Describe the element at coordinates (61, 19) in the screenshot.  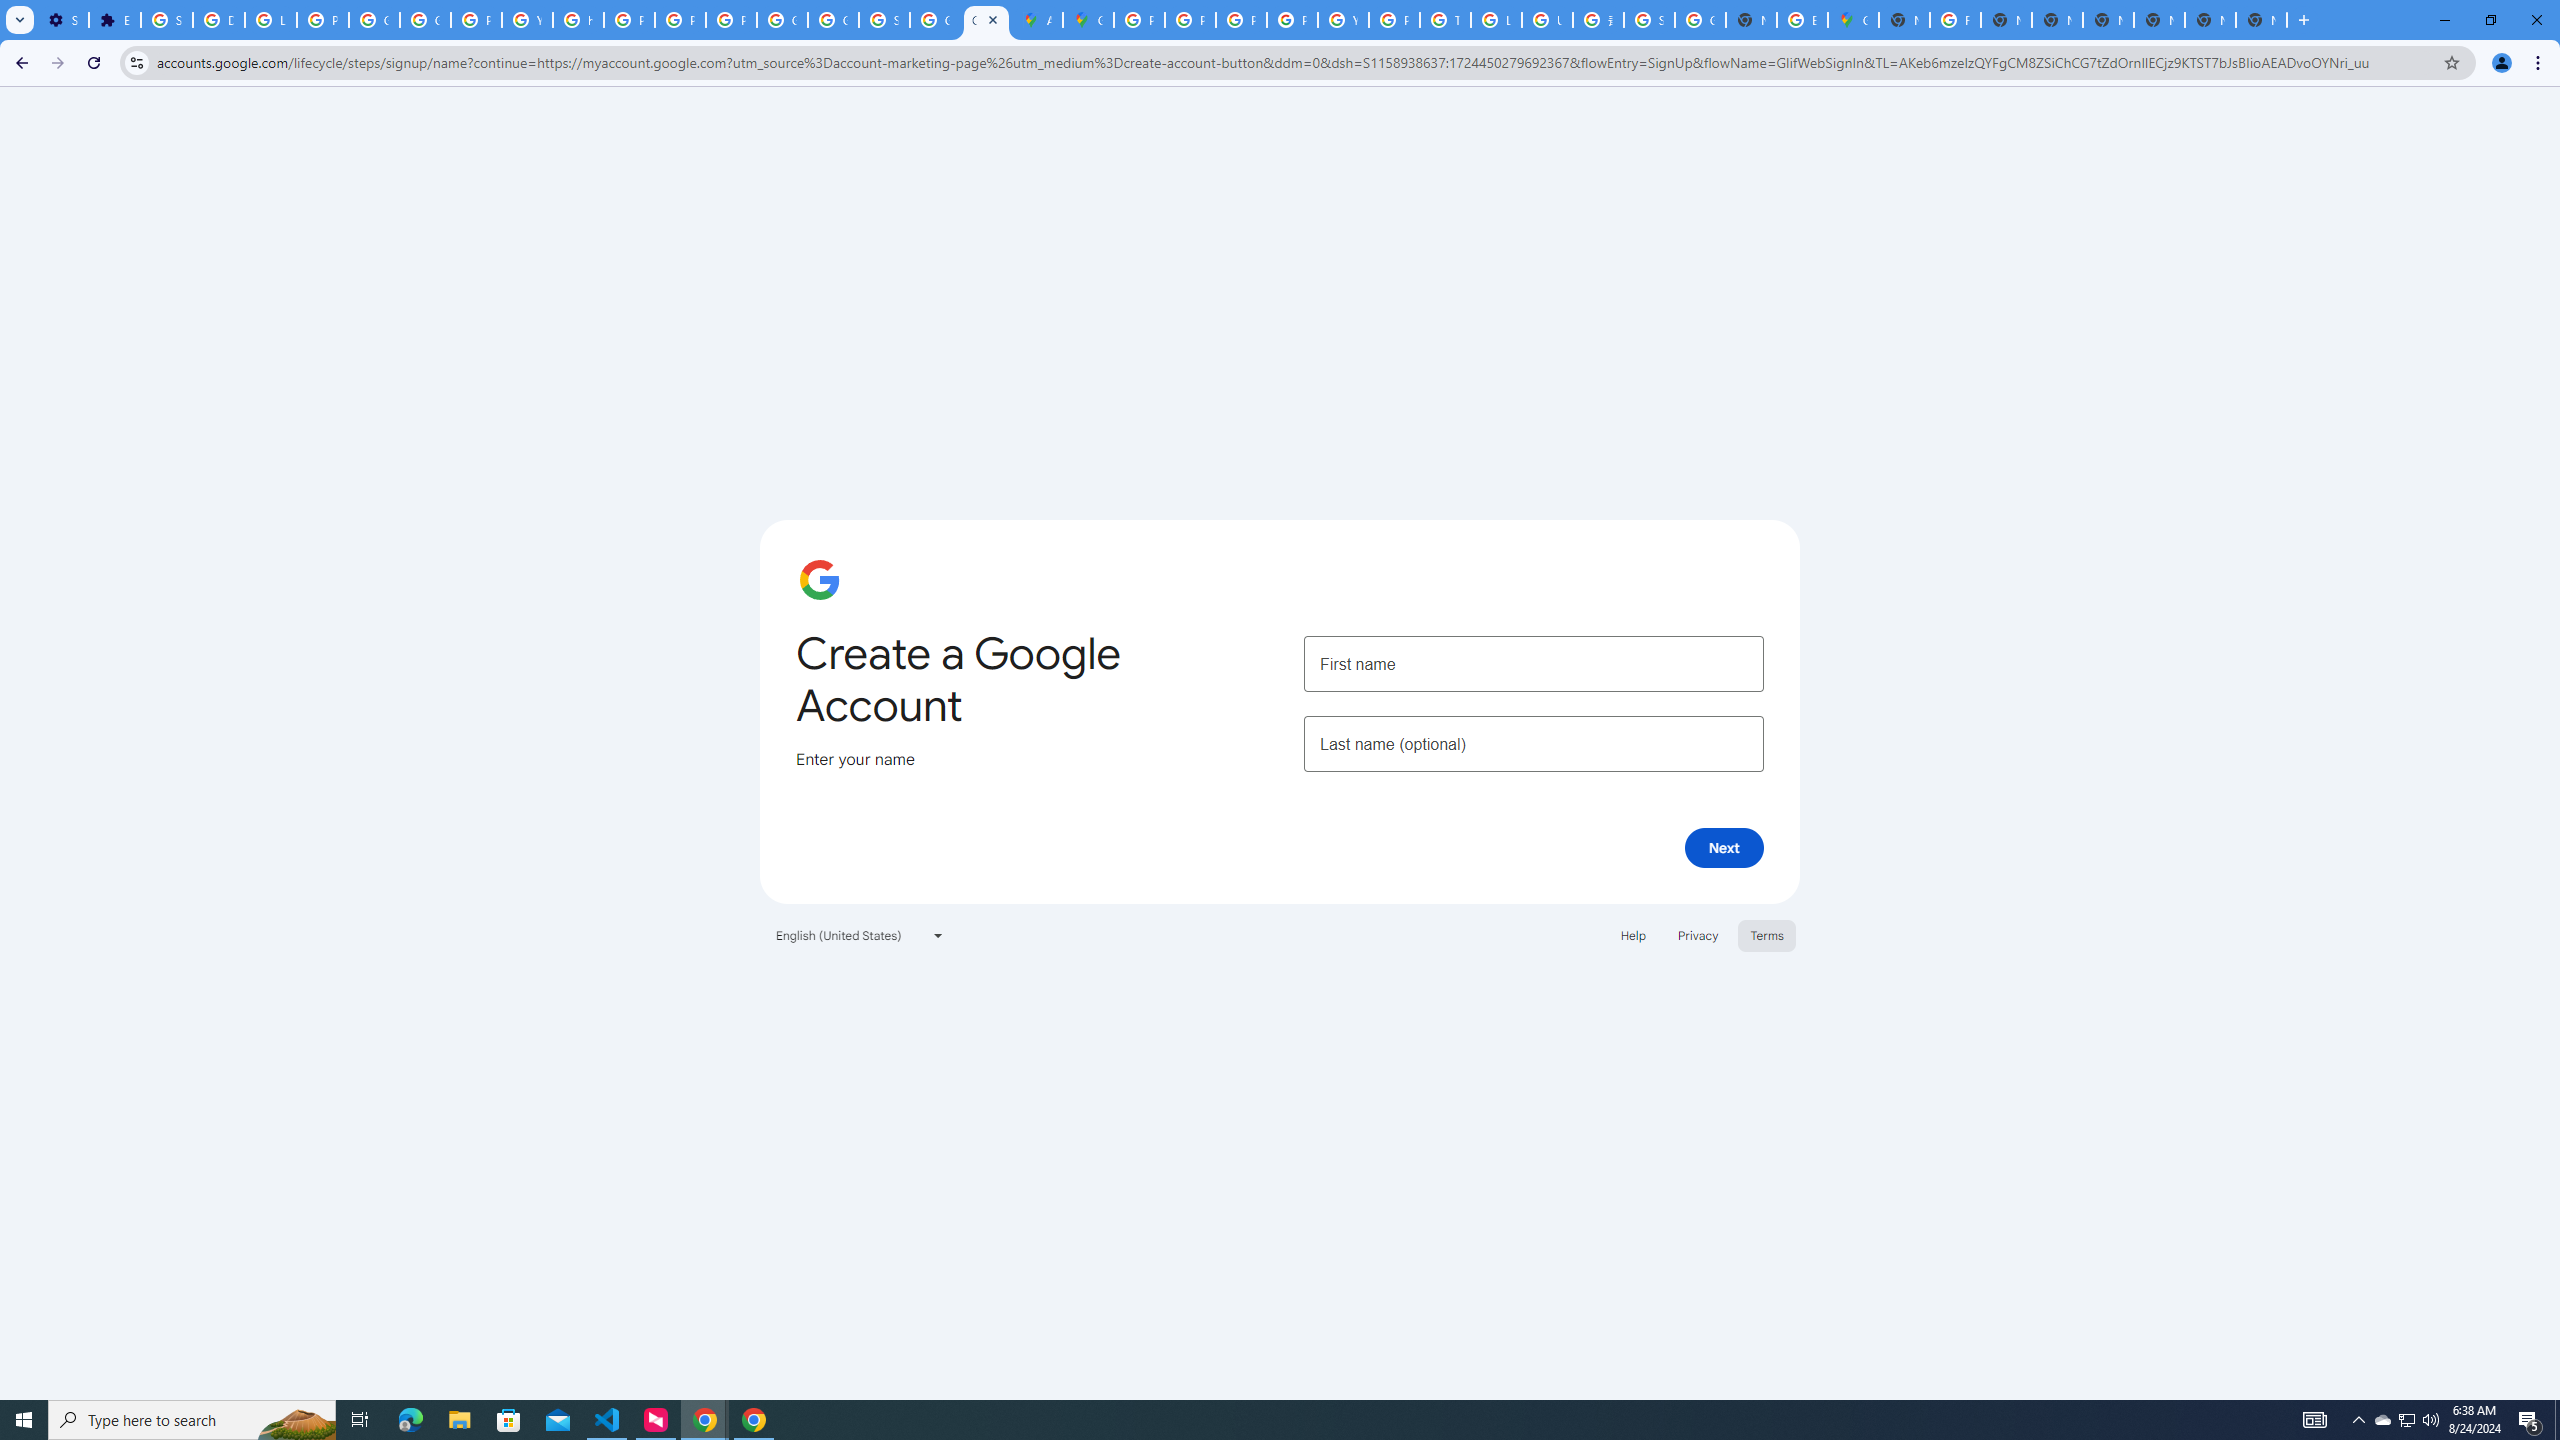
I see `'Settings - On startup'` at that location.